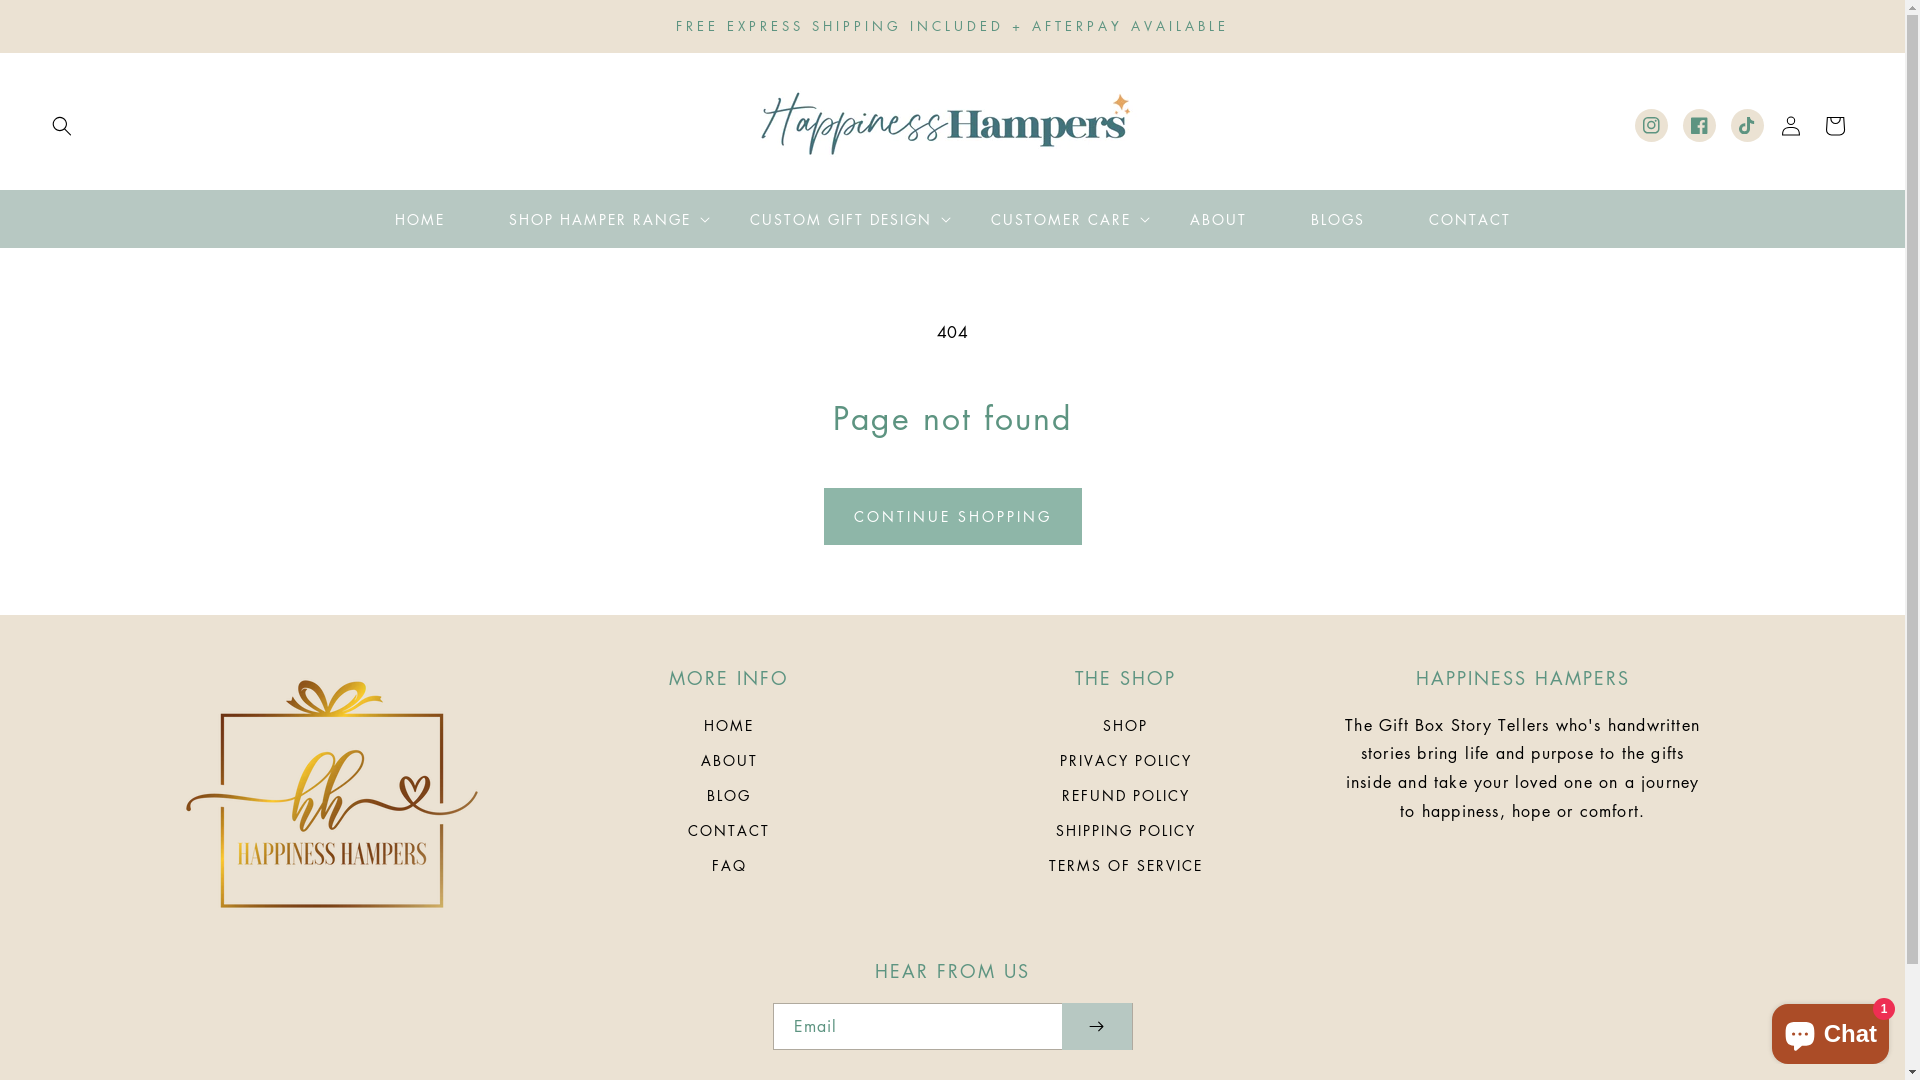 This screenshot has width=1920, height=1080. Describe the element at coordinates (1746, 125) in the screenshot. I see `'TikTok'` at that location.